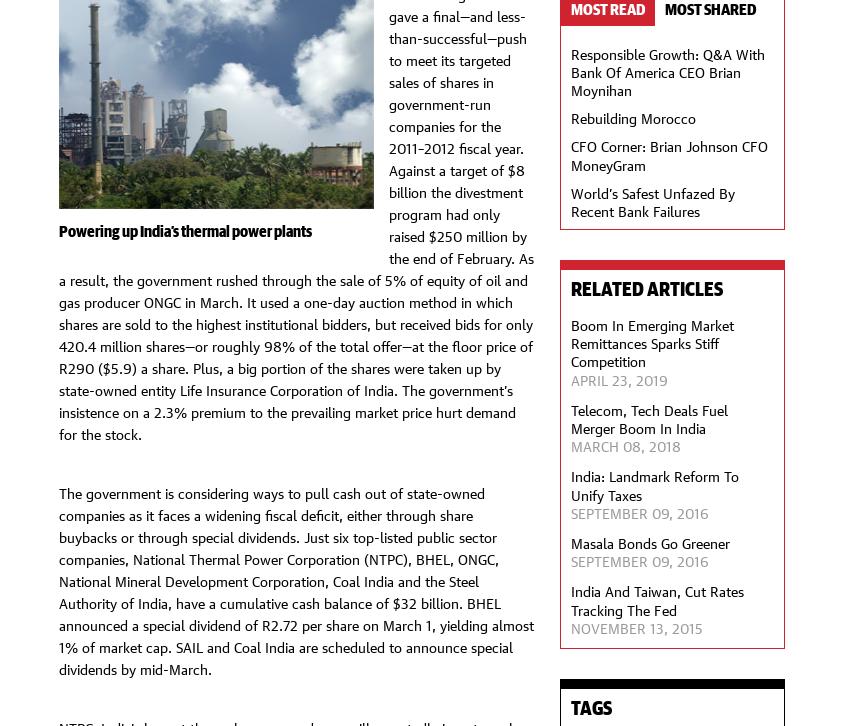 The width and height of the screenshot is (860, 726). What do you see at coordinates (623, 444) in the screenshot?
I see `'March 08, 2018'` at bounding box center [623, 444].